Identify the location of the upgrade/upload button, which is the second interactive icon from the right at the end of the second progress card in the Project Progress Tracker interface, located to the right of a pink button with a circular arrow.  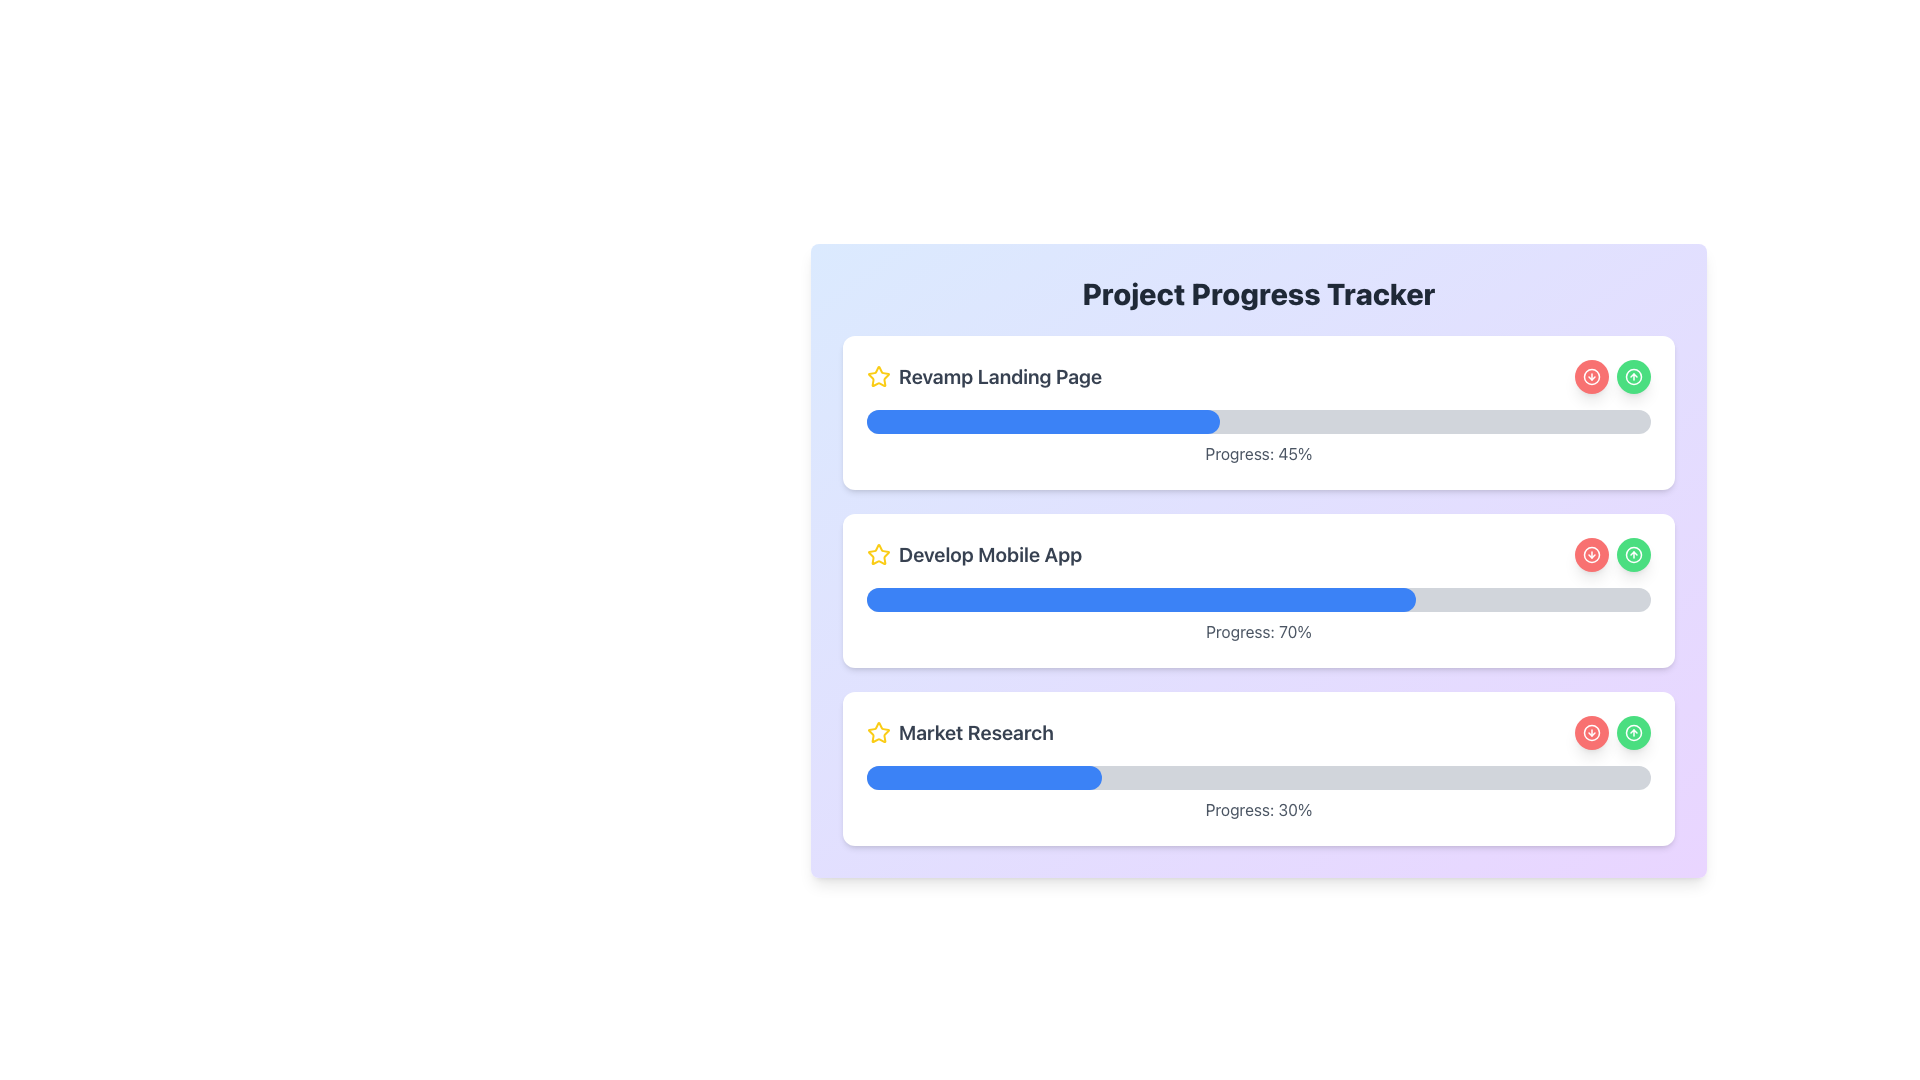
(1633, 555).